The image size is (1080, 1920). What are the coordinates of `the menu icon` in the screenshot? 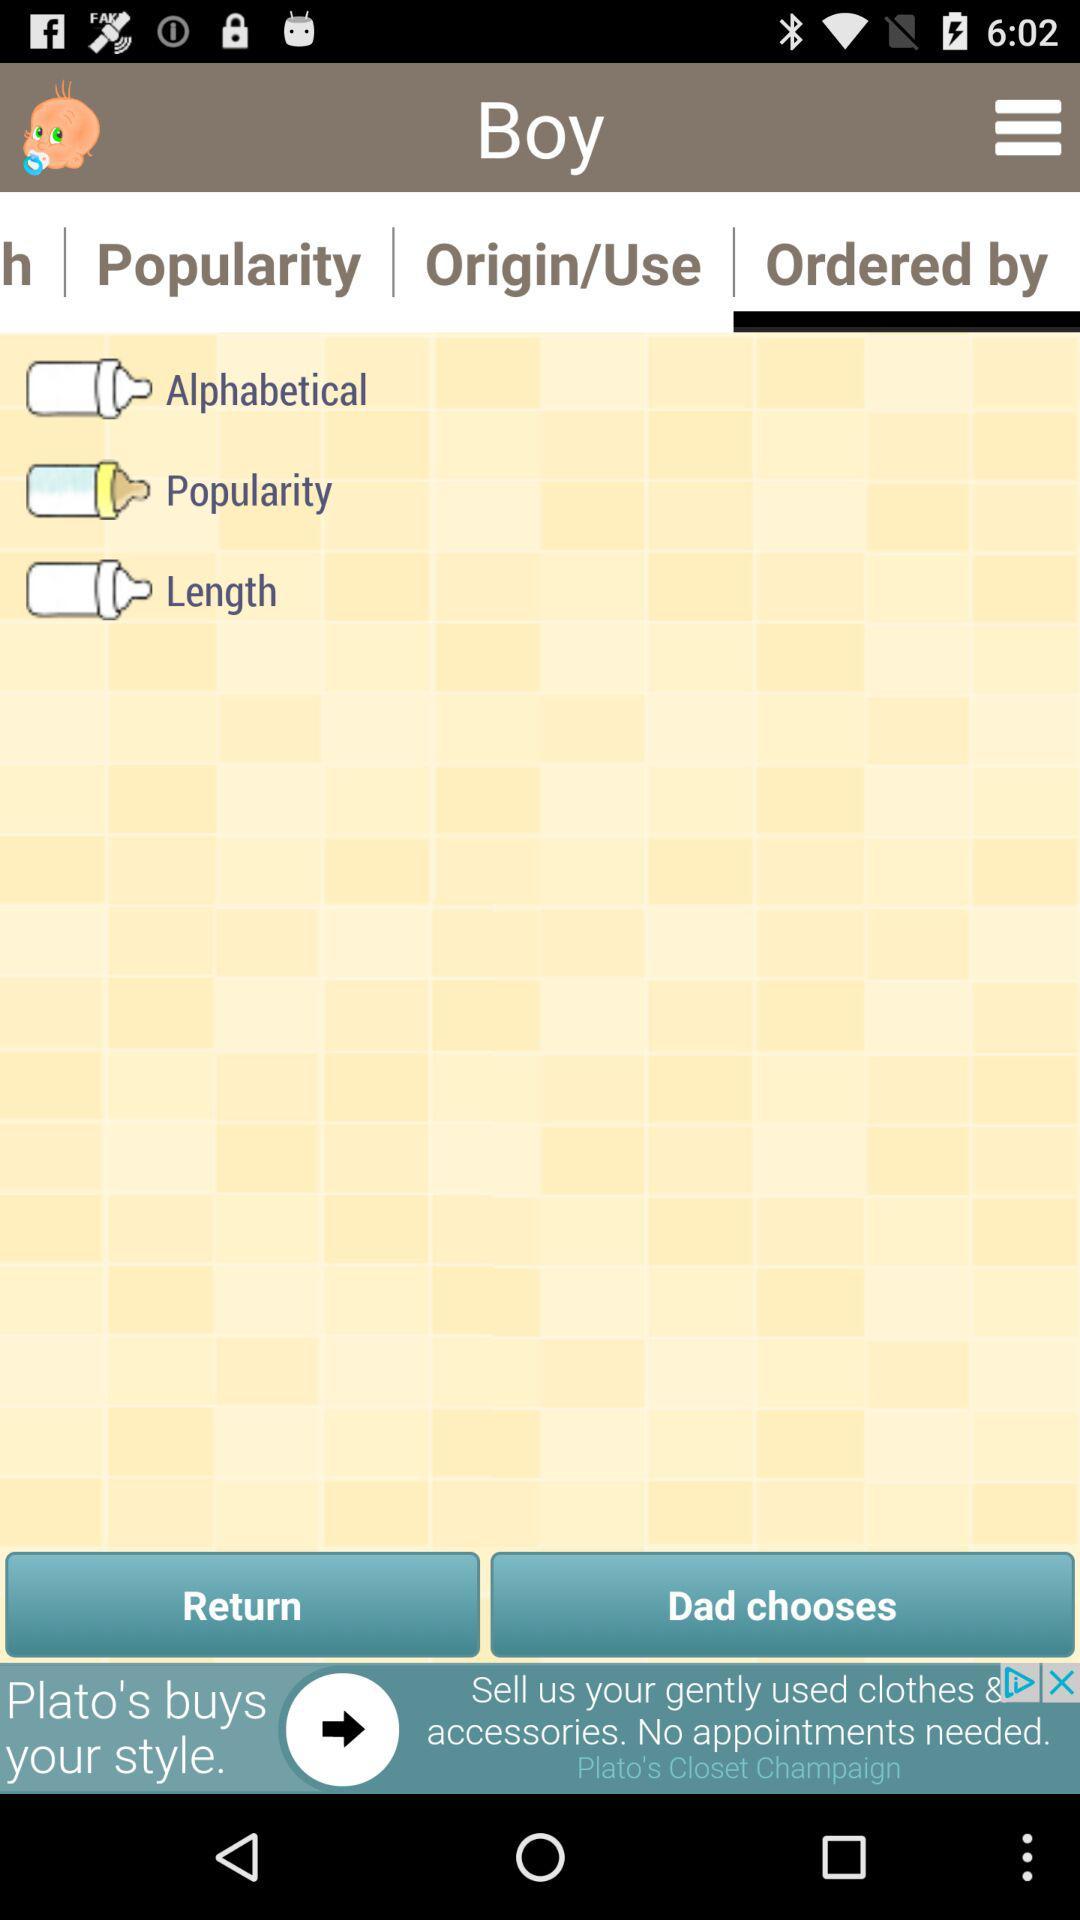 It's located at (1028, 135).